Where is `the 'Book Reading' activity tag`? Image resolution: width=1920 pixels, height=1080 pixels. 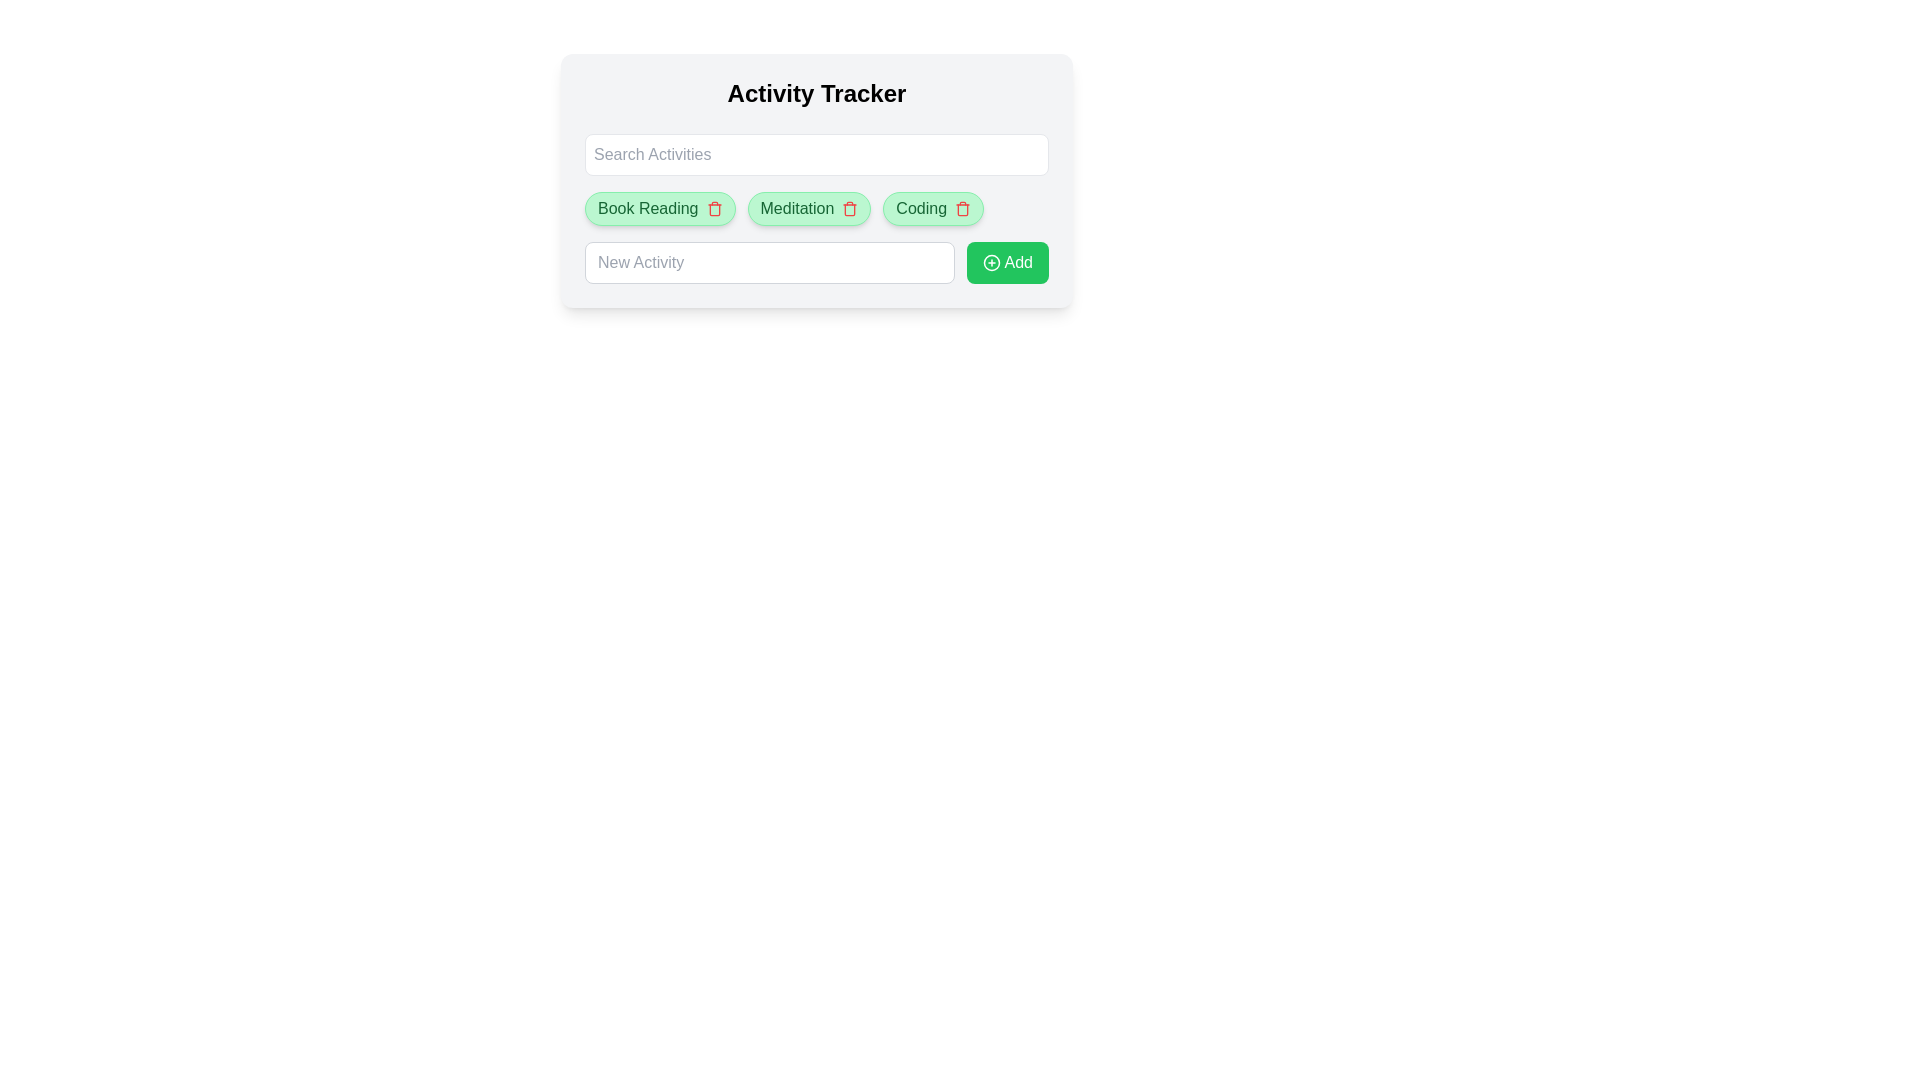 the 'Book Reading' activity tag is located at coordinates (660, 208).